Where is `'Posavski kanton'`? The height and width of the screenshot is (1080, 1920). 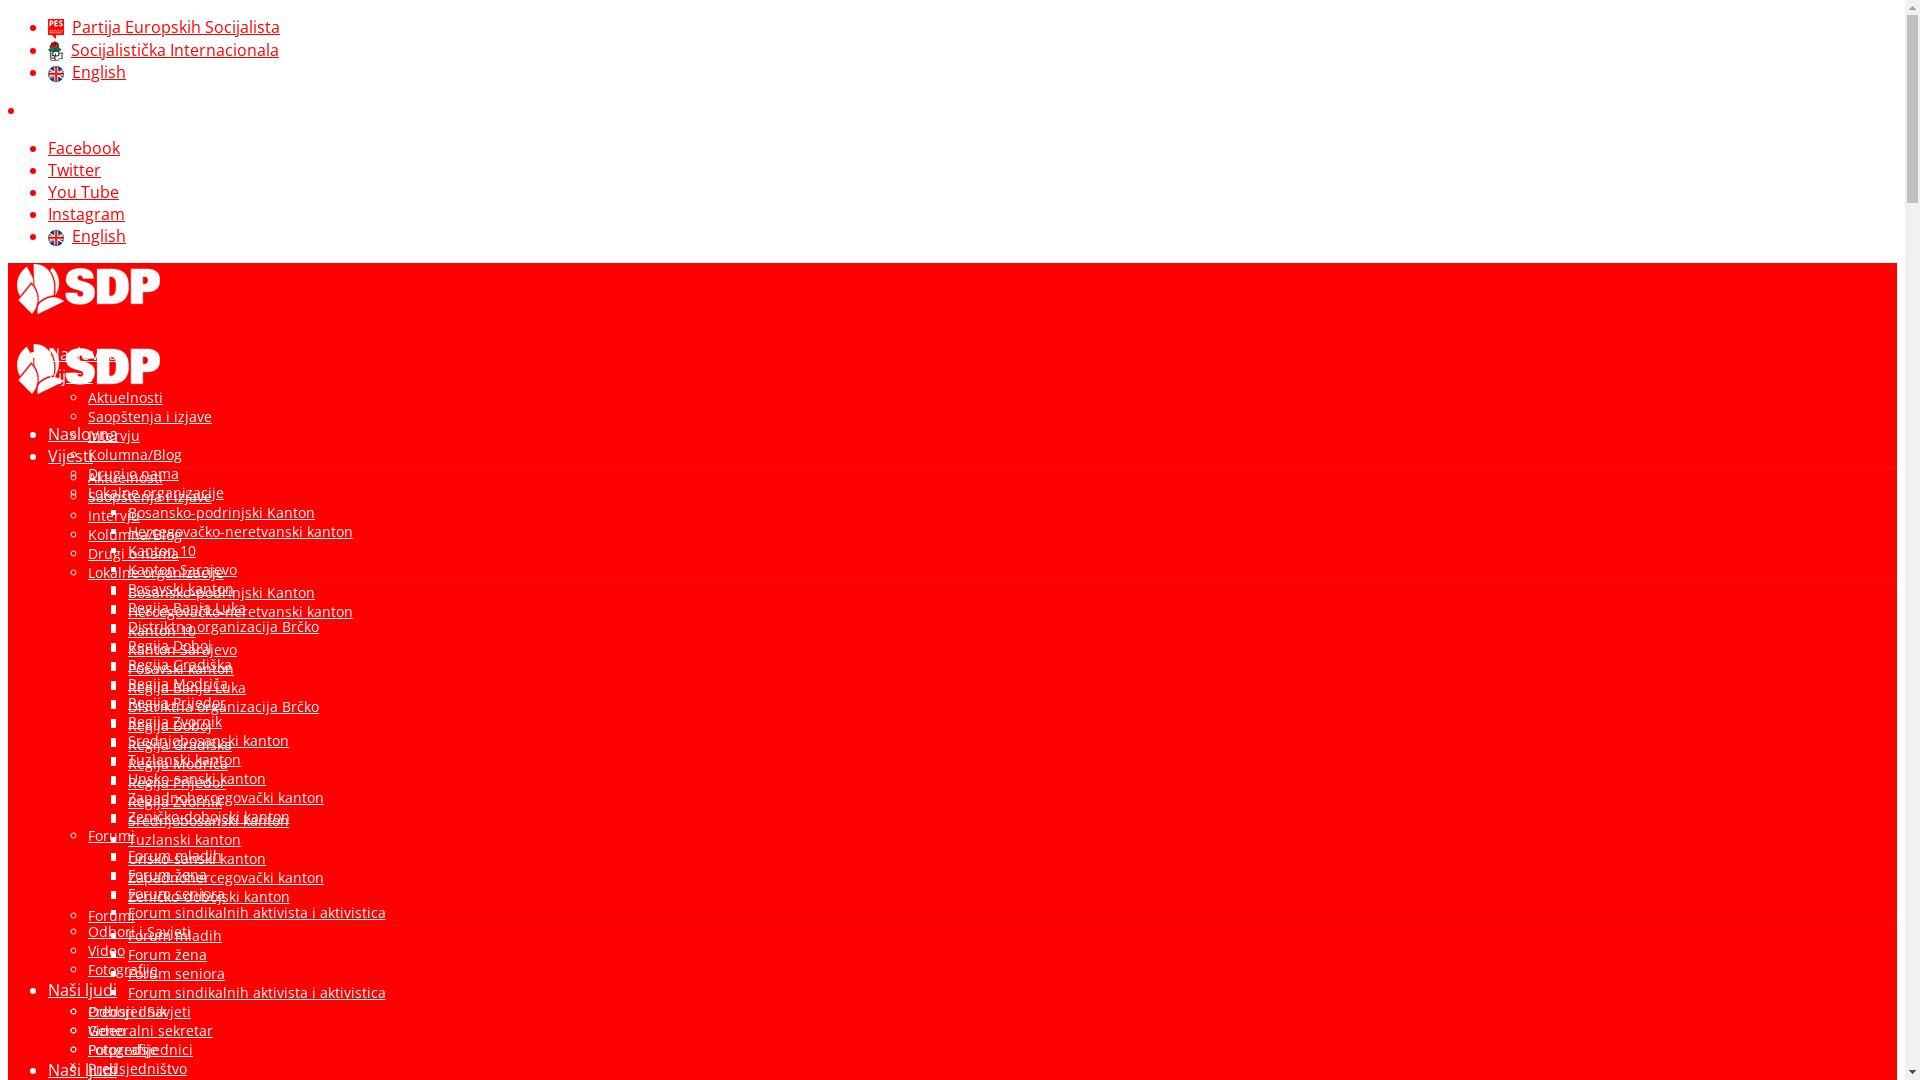 'Posavski kanton' is located at coordinates (181, 587).